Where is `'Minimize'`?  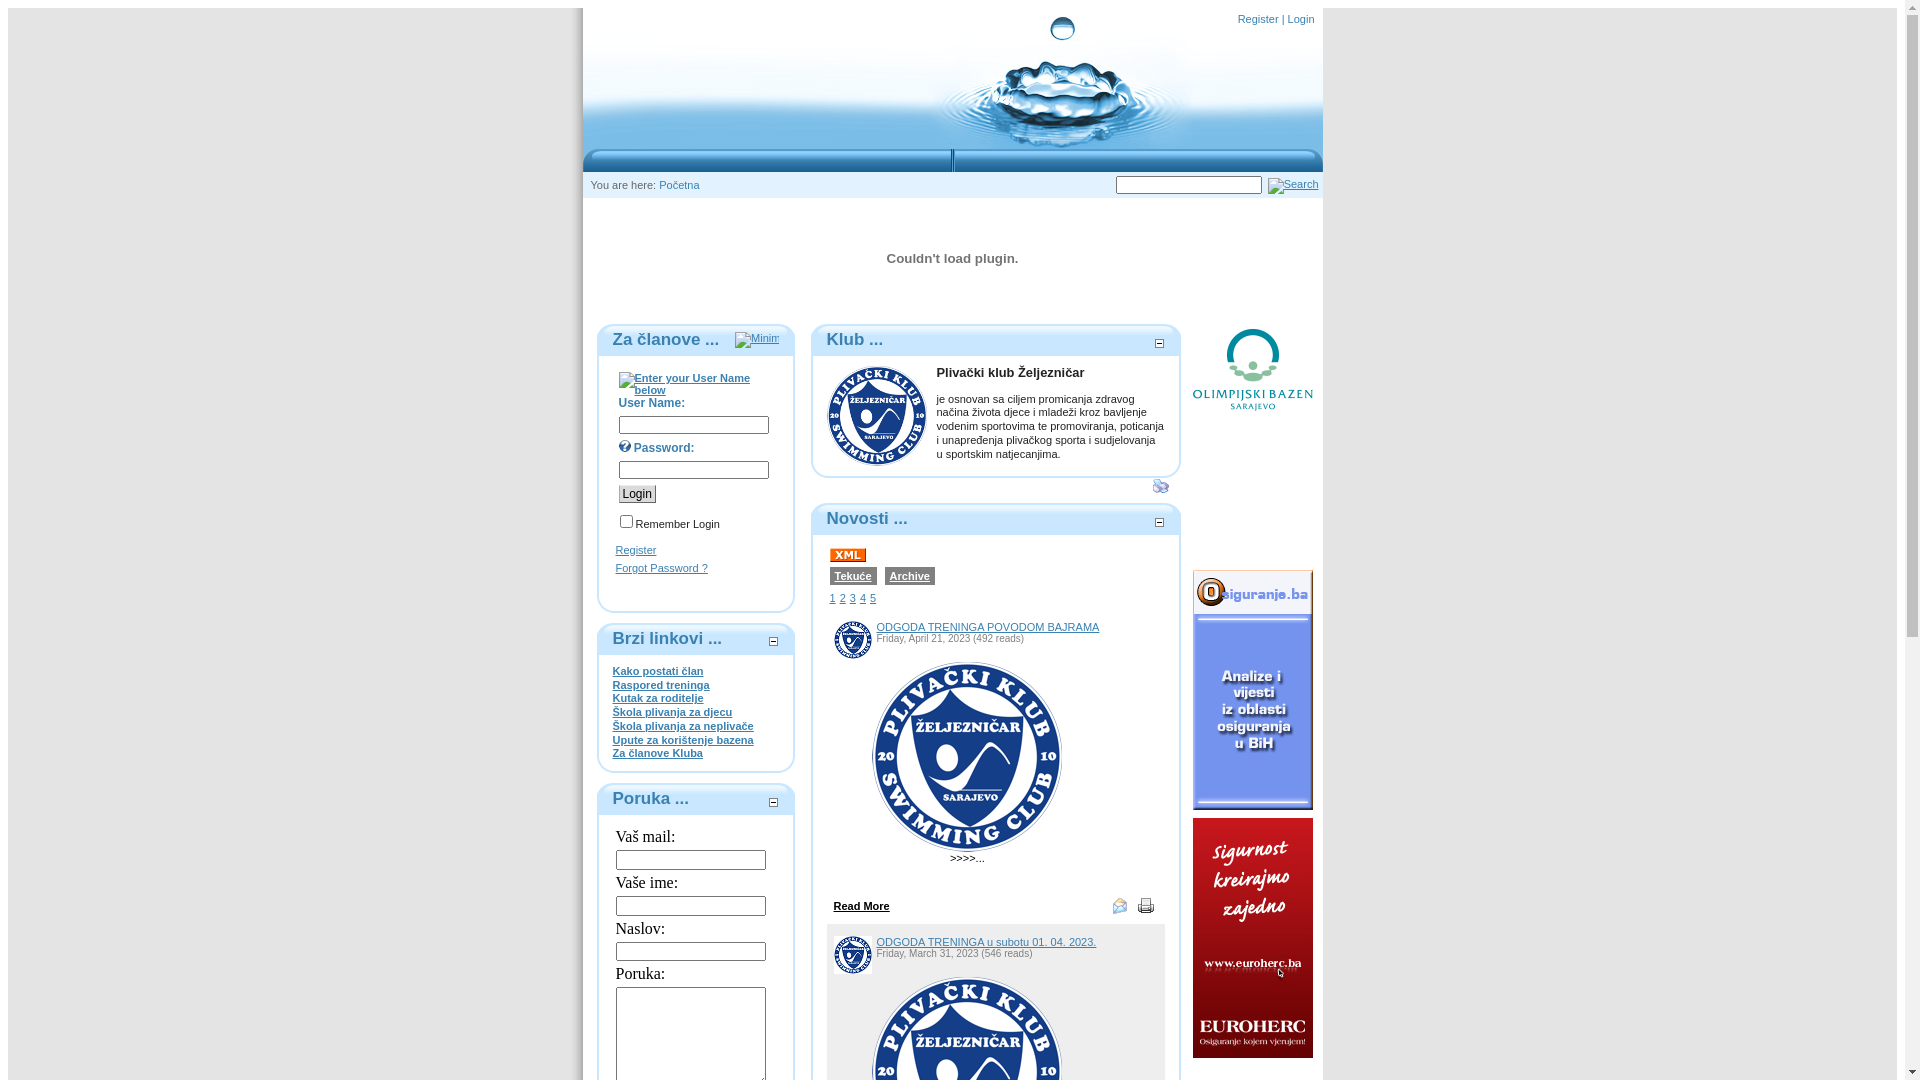
'Minimize' is located at coordinates (1157, 522).